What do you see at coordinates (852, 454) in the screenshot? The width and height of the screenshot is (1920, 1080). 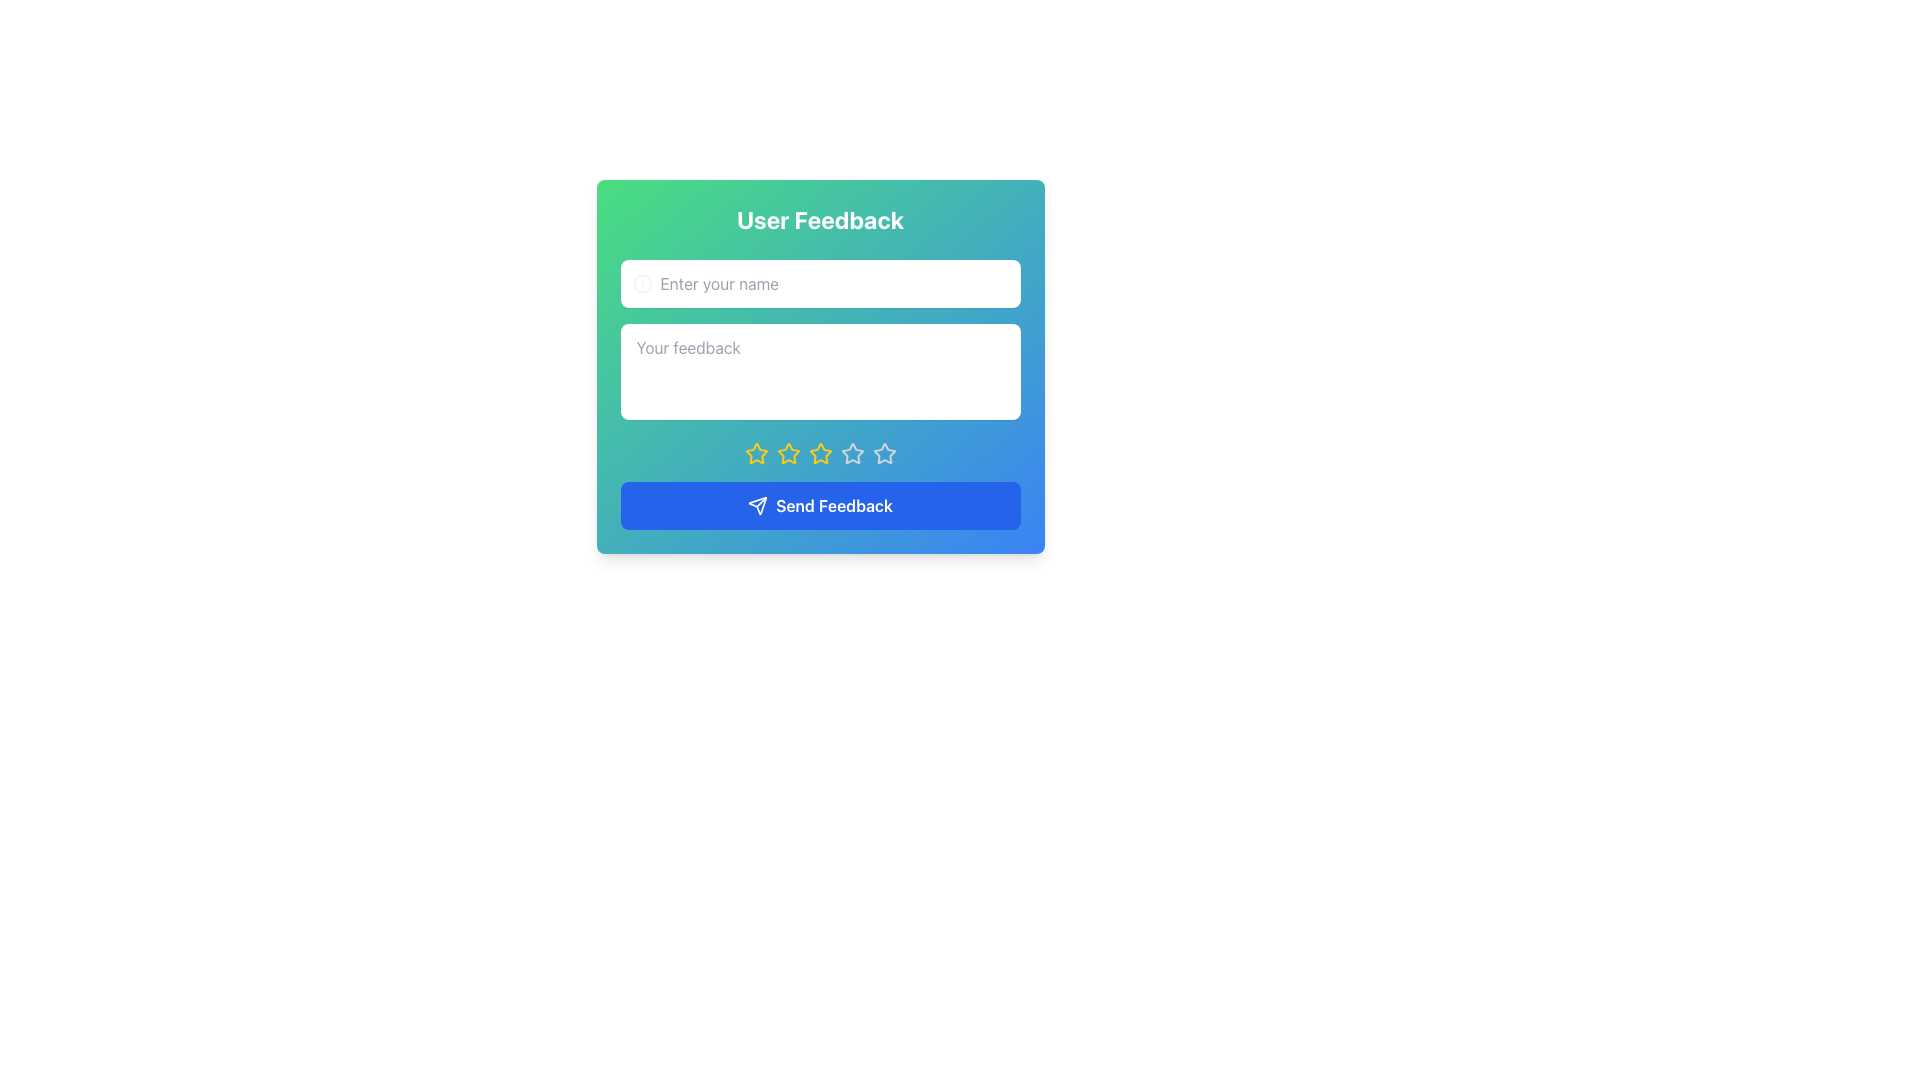 I see `the fifth star icon in the rating section` at bounding box center [852, 454].